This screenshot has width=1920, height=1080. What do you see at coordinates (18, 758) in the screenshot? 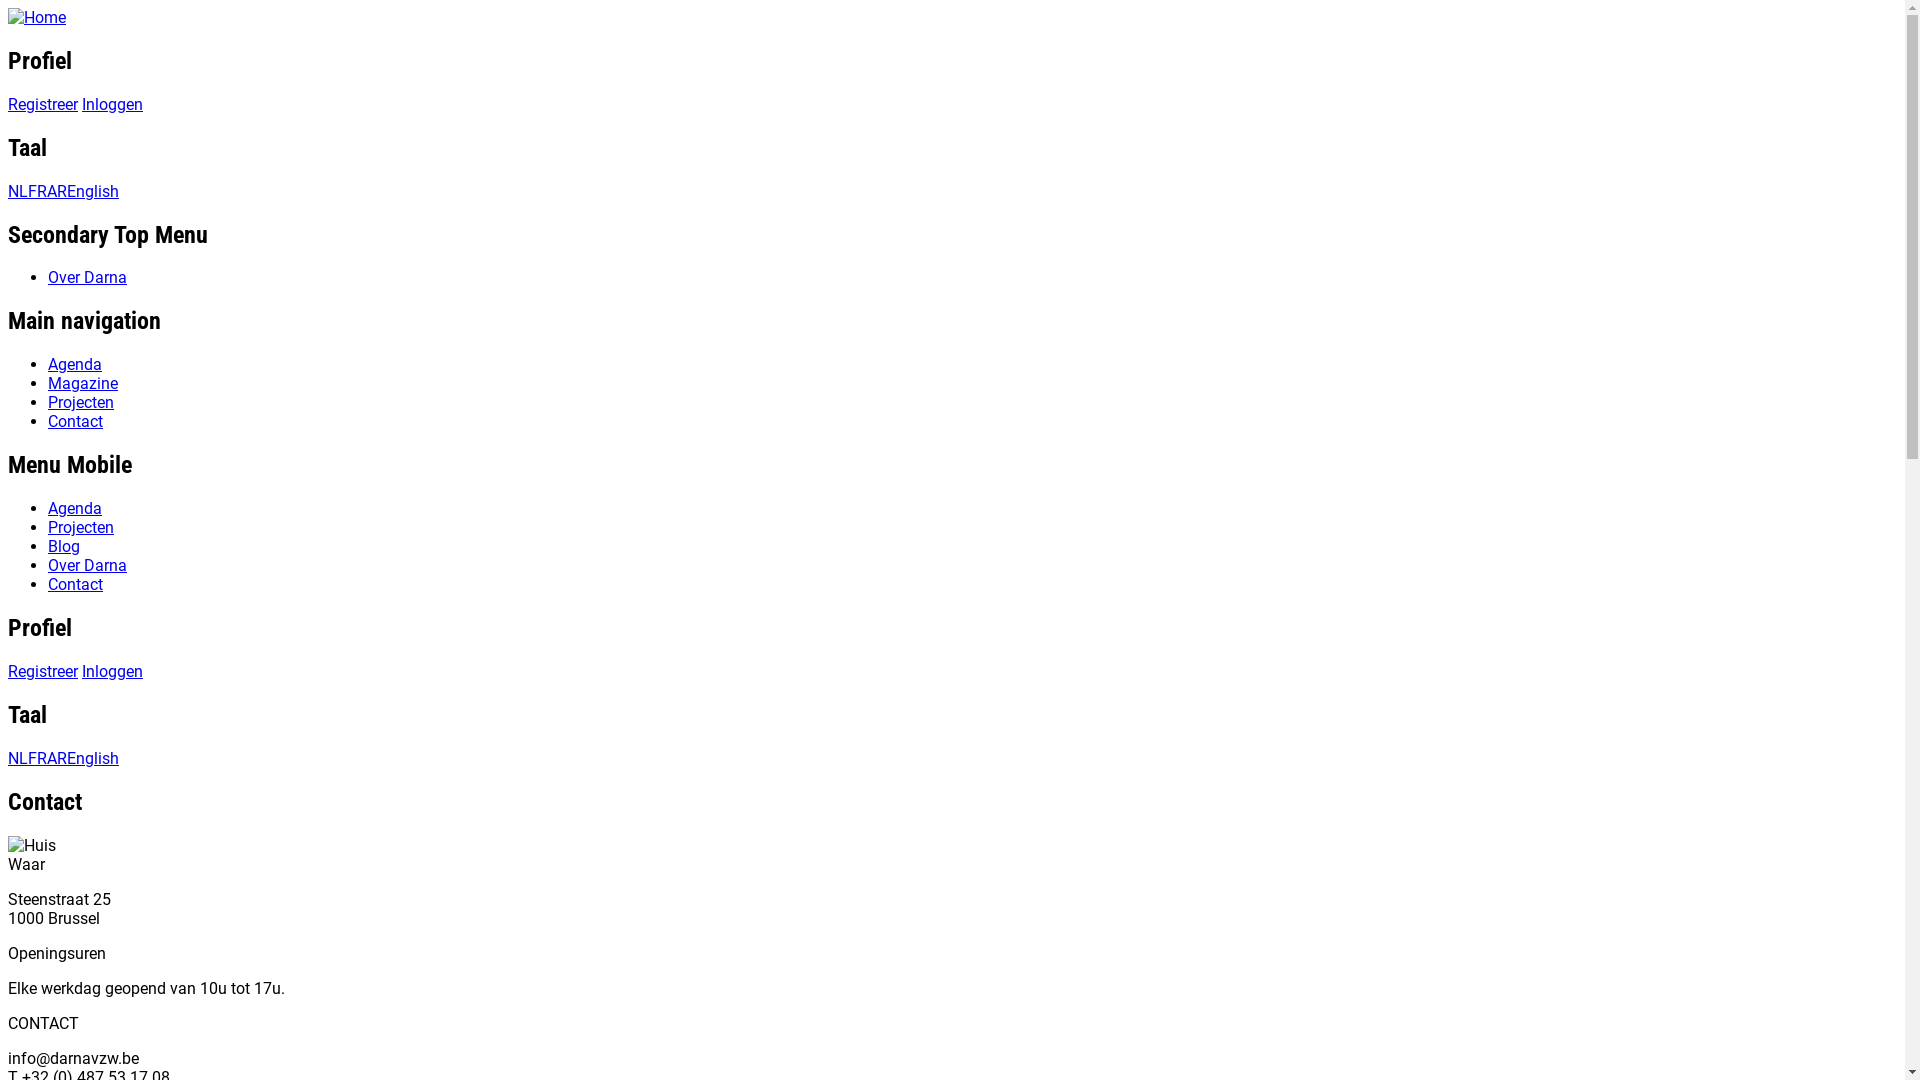
I see `'NL'` at bounding box center [18, 758].